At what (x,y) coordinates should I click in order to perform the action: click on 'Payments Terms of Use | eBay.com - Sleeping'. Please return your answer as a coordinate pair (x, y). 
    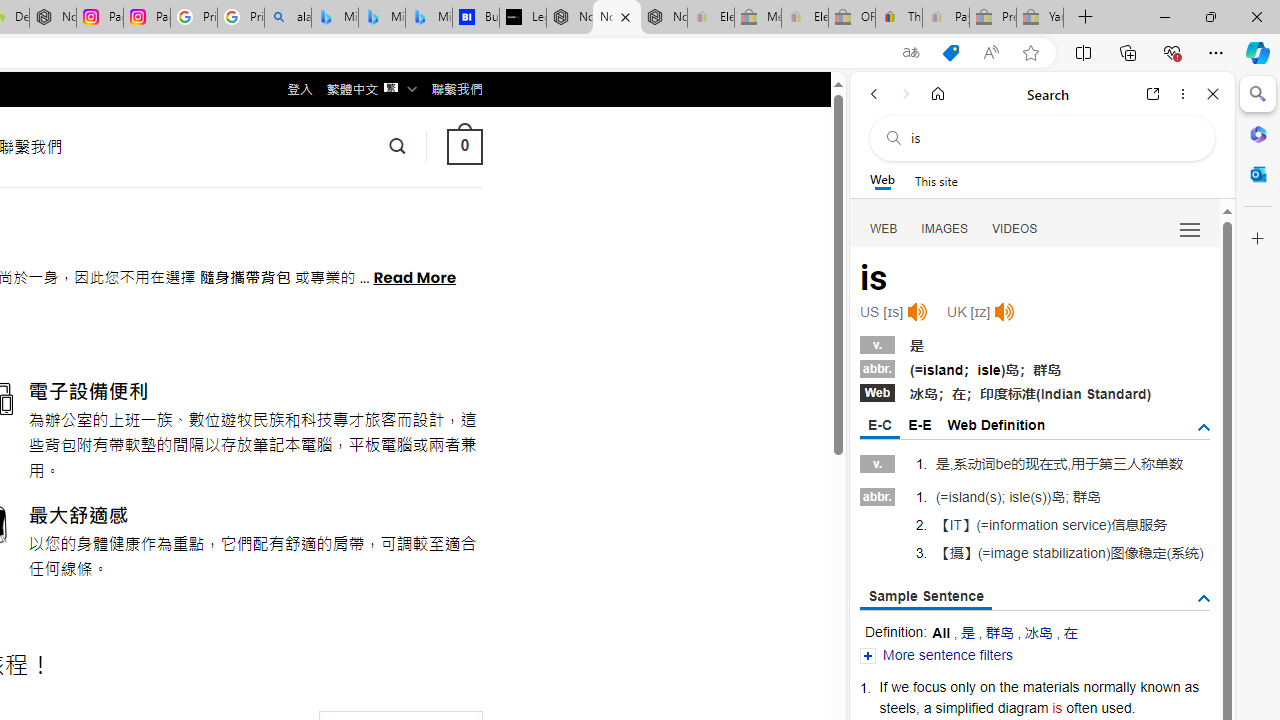
    Looking at the image, I should click on (944, 17).